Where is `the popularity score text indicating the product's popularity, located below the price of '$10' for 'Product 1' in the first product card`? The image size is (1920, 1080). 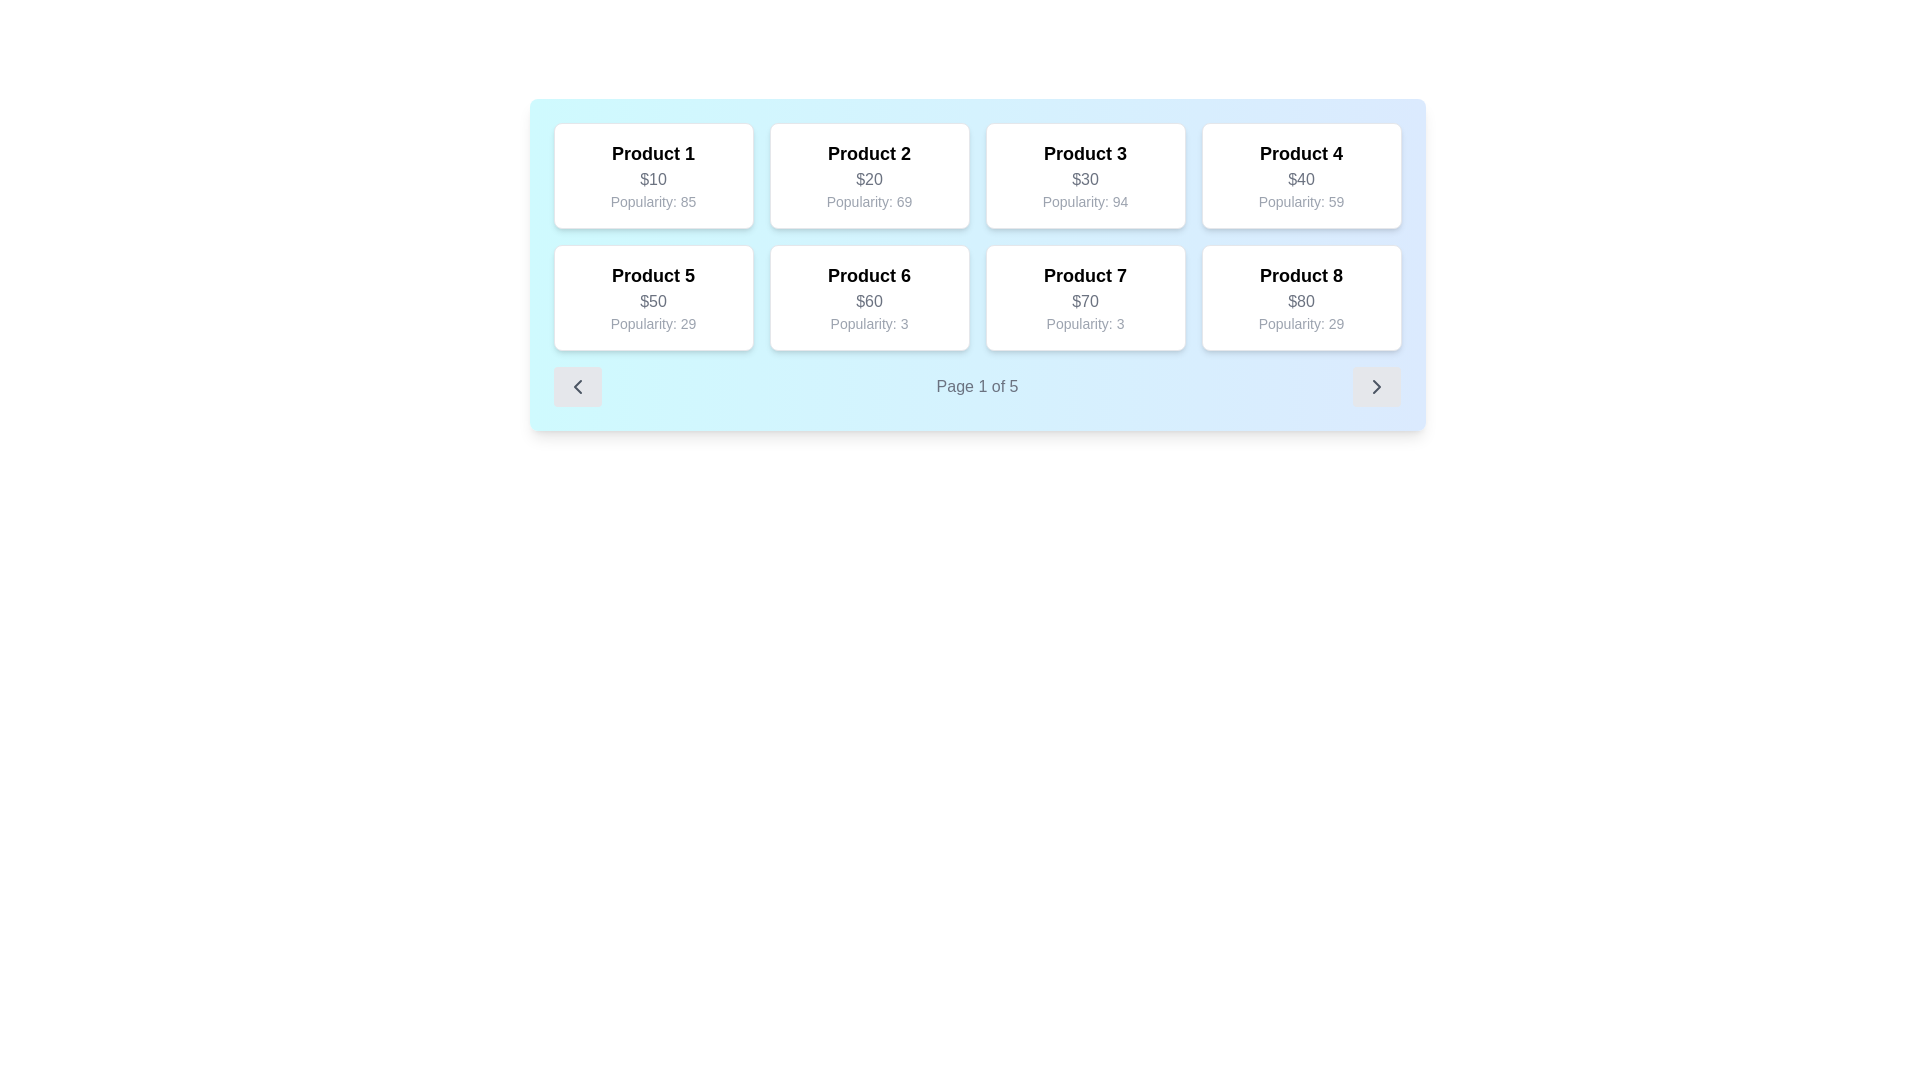
the popularity score text indicating the product's popularity, located below the price of '$10' for 'Product 1' in the first product card is located at coordinates (653, 201).